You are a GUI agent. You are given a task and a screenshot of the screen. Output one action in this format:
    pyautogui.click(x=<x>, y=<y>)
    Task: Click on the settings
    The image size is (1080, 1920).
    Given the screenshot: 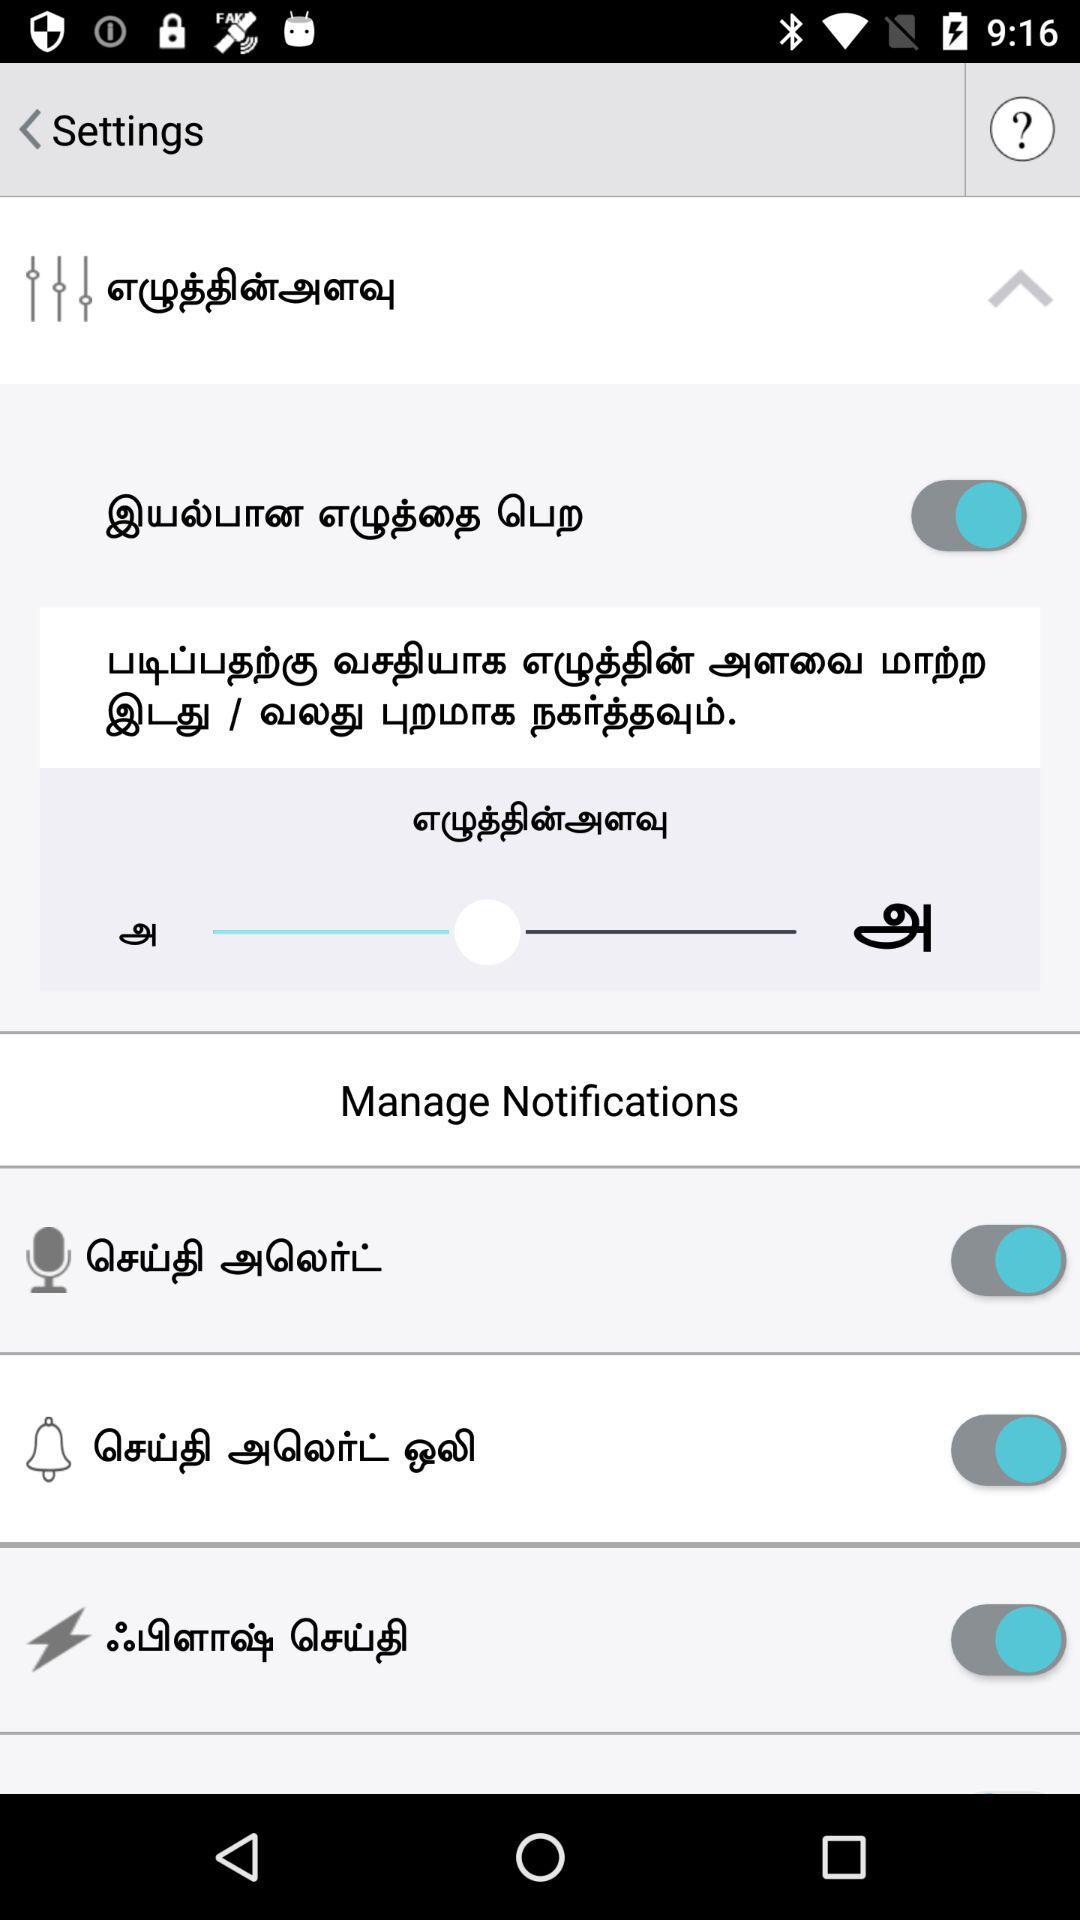 What is the action you would take?
    pyautogui.click(x=128, y=128)
    